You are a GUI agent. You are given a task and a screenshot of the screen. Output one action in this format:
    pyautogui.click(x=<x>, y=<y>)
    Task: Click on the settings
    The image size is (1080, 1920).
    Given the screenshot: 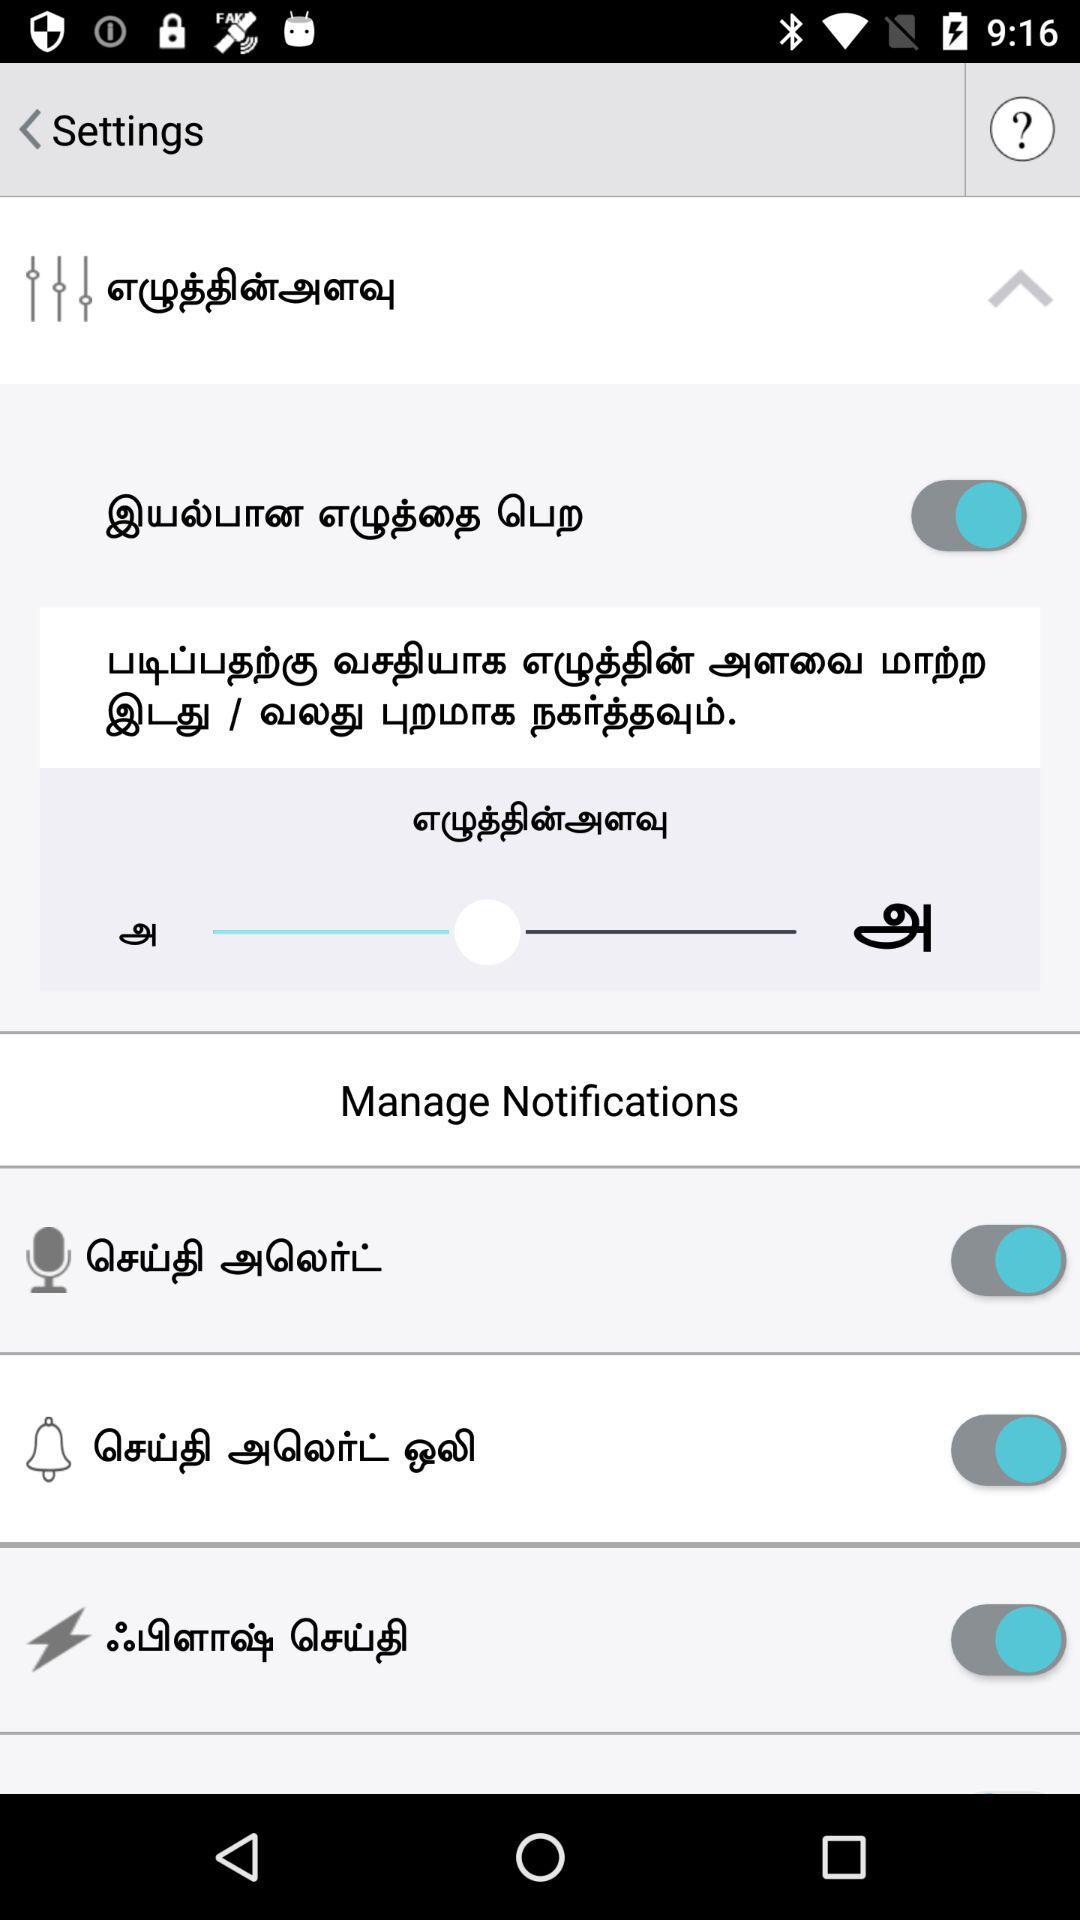 What is the action you would take?
    pyautogui.click(x=128, y=128)
    